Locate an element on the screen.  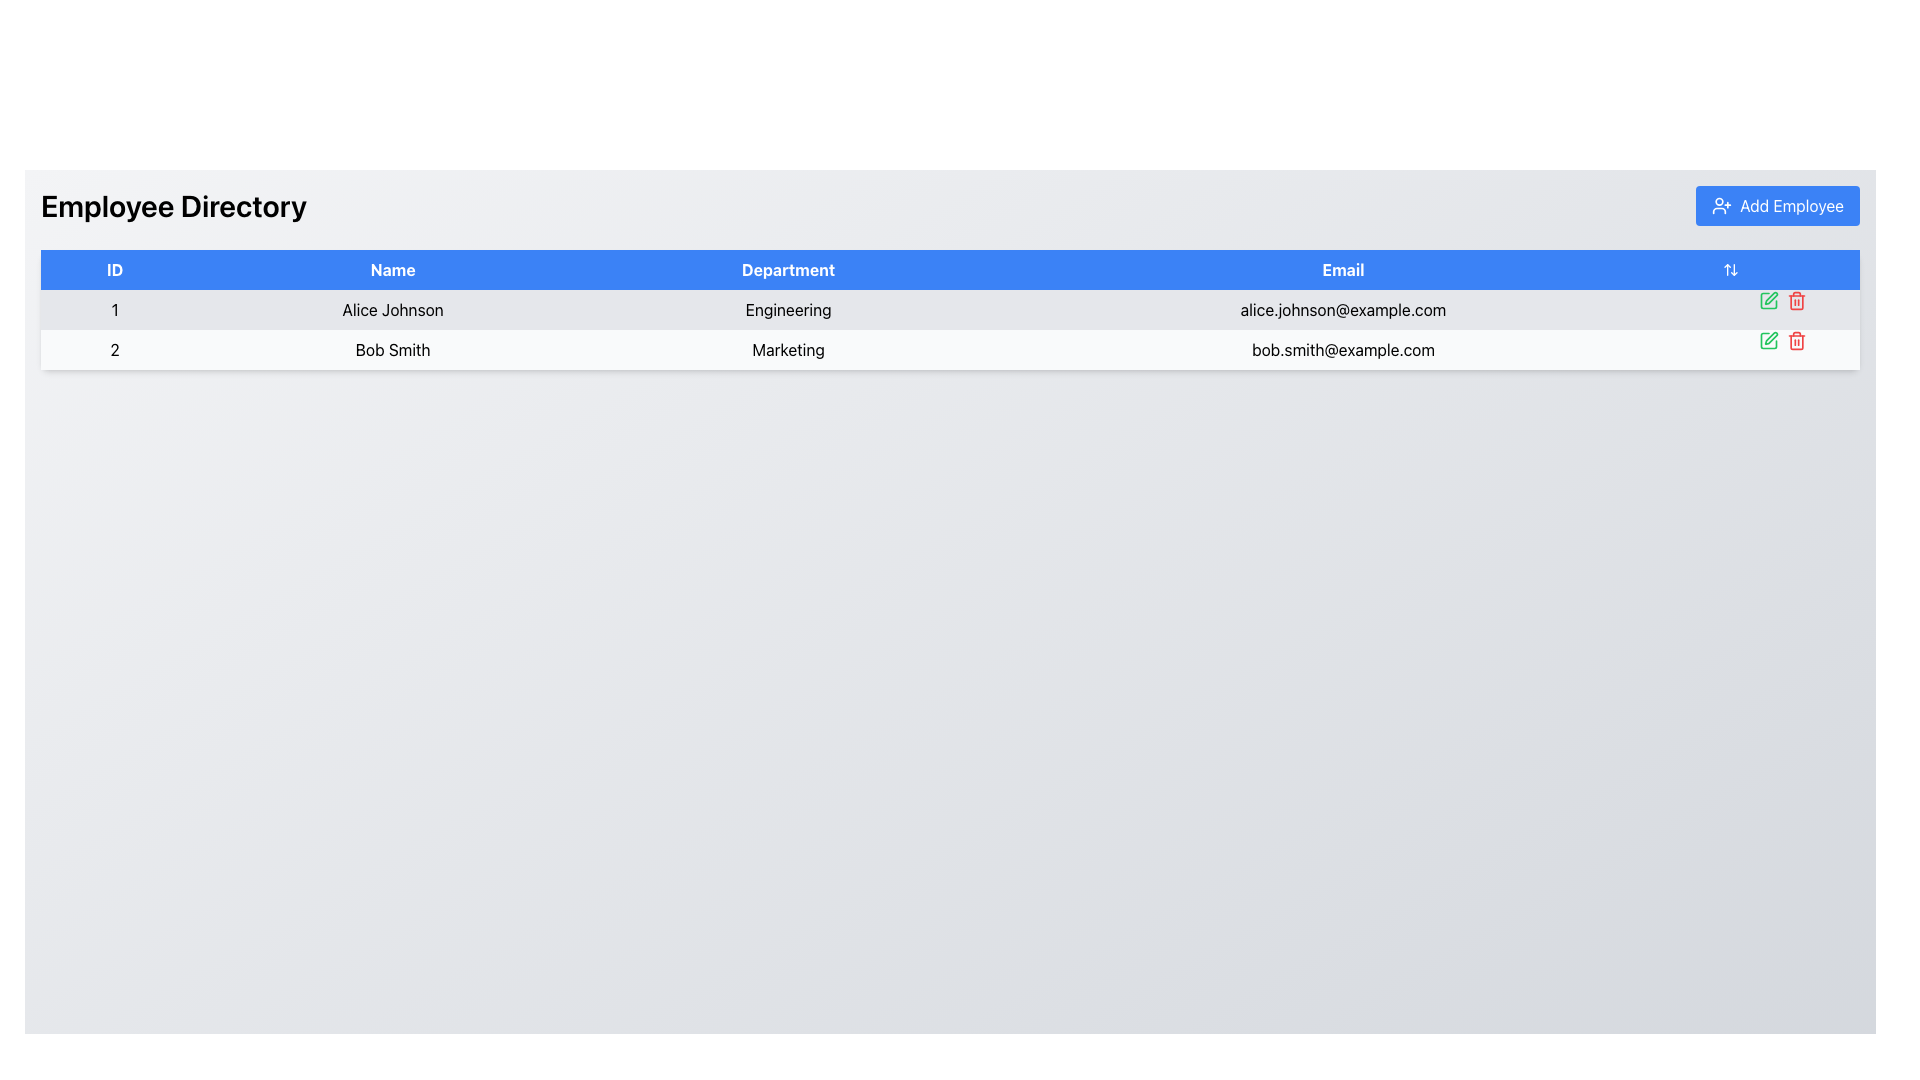
the edit button icon located to the right of the 'Email' field in the row containing 'Bob Smith' in the 'Employee Directory' table is located at coordinates (1771, 298).